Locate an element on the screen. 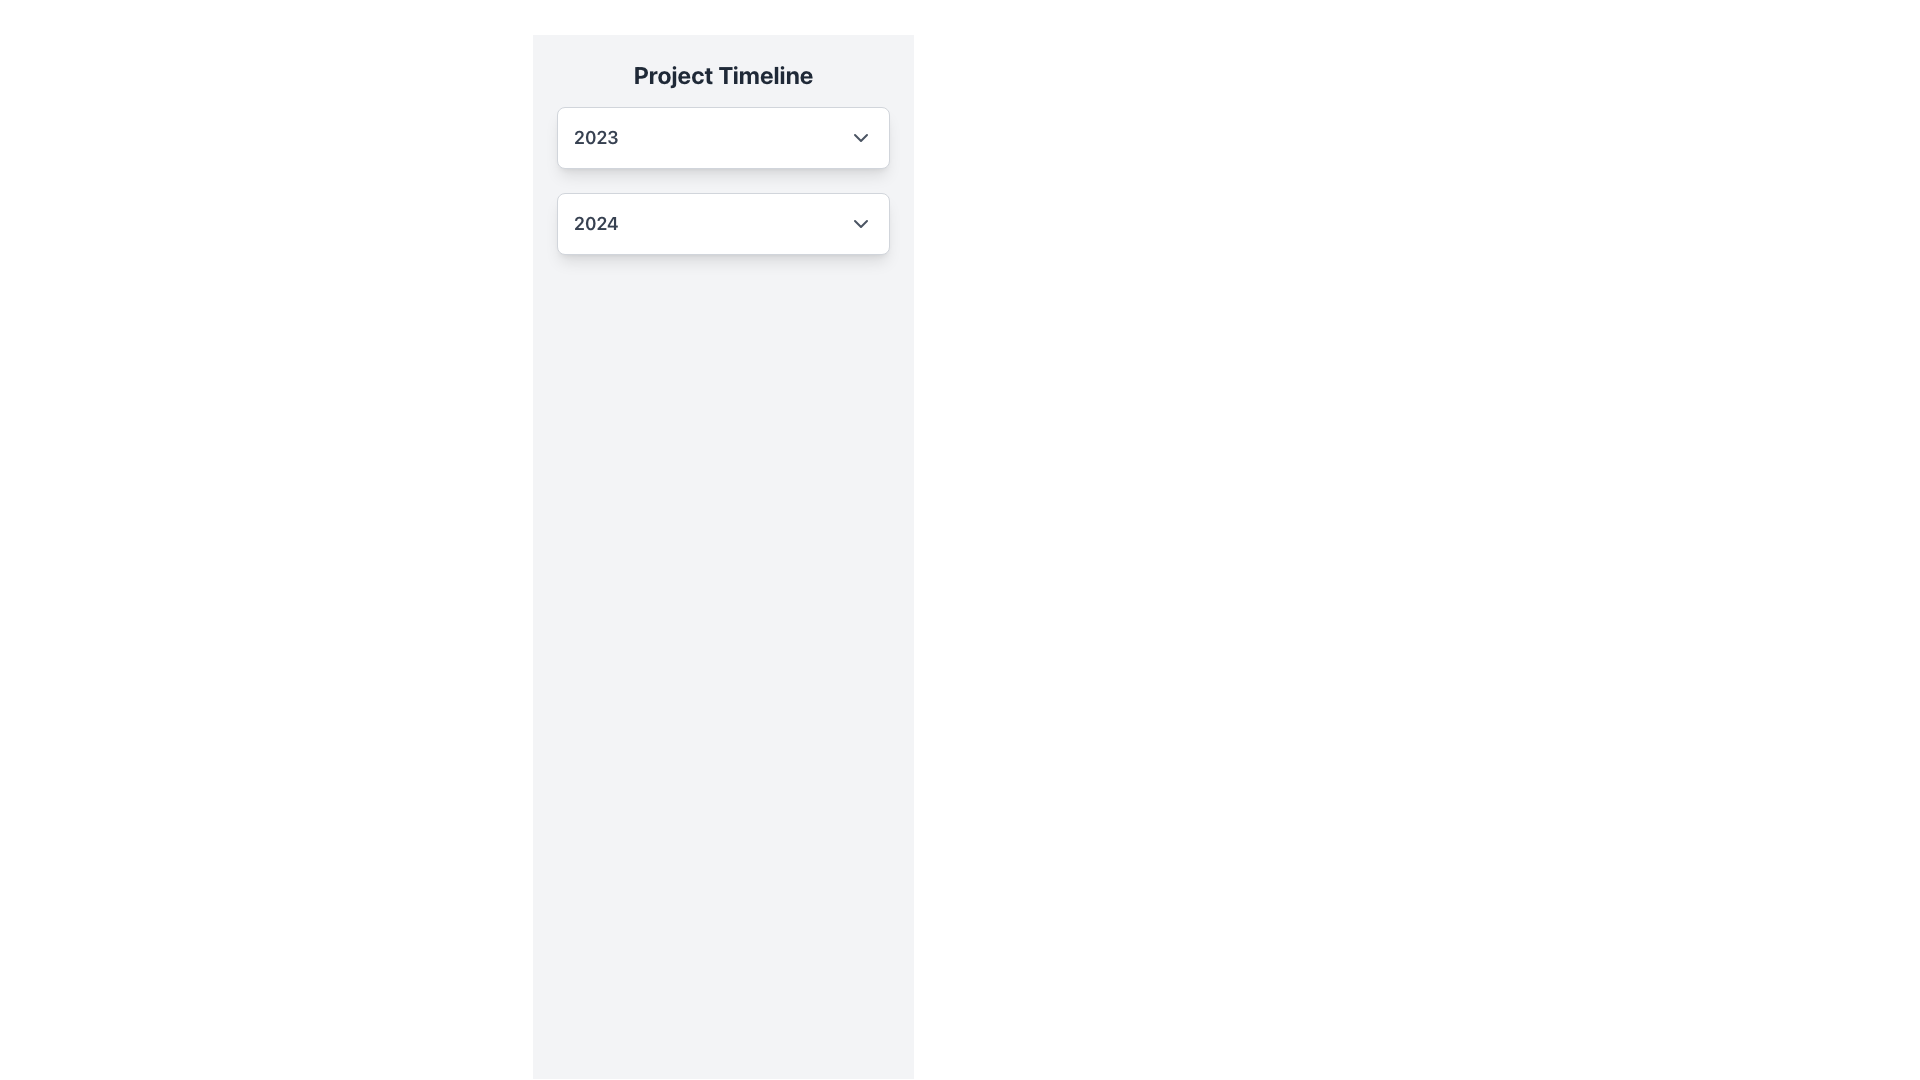 Image resolution: width=1920 pixels, height=1080 pixels. text label displaying the year '2024', which is in bold gray font and located in the dropdown under 'Project Timeline.' is located at coordinates (595, 223).